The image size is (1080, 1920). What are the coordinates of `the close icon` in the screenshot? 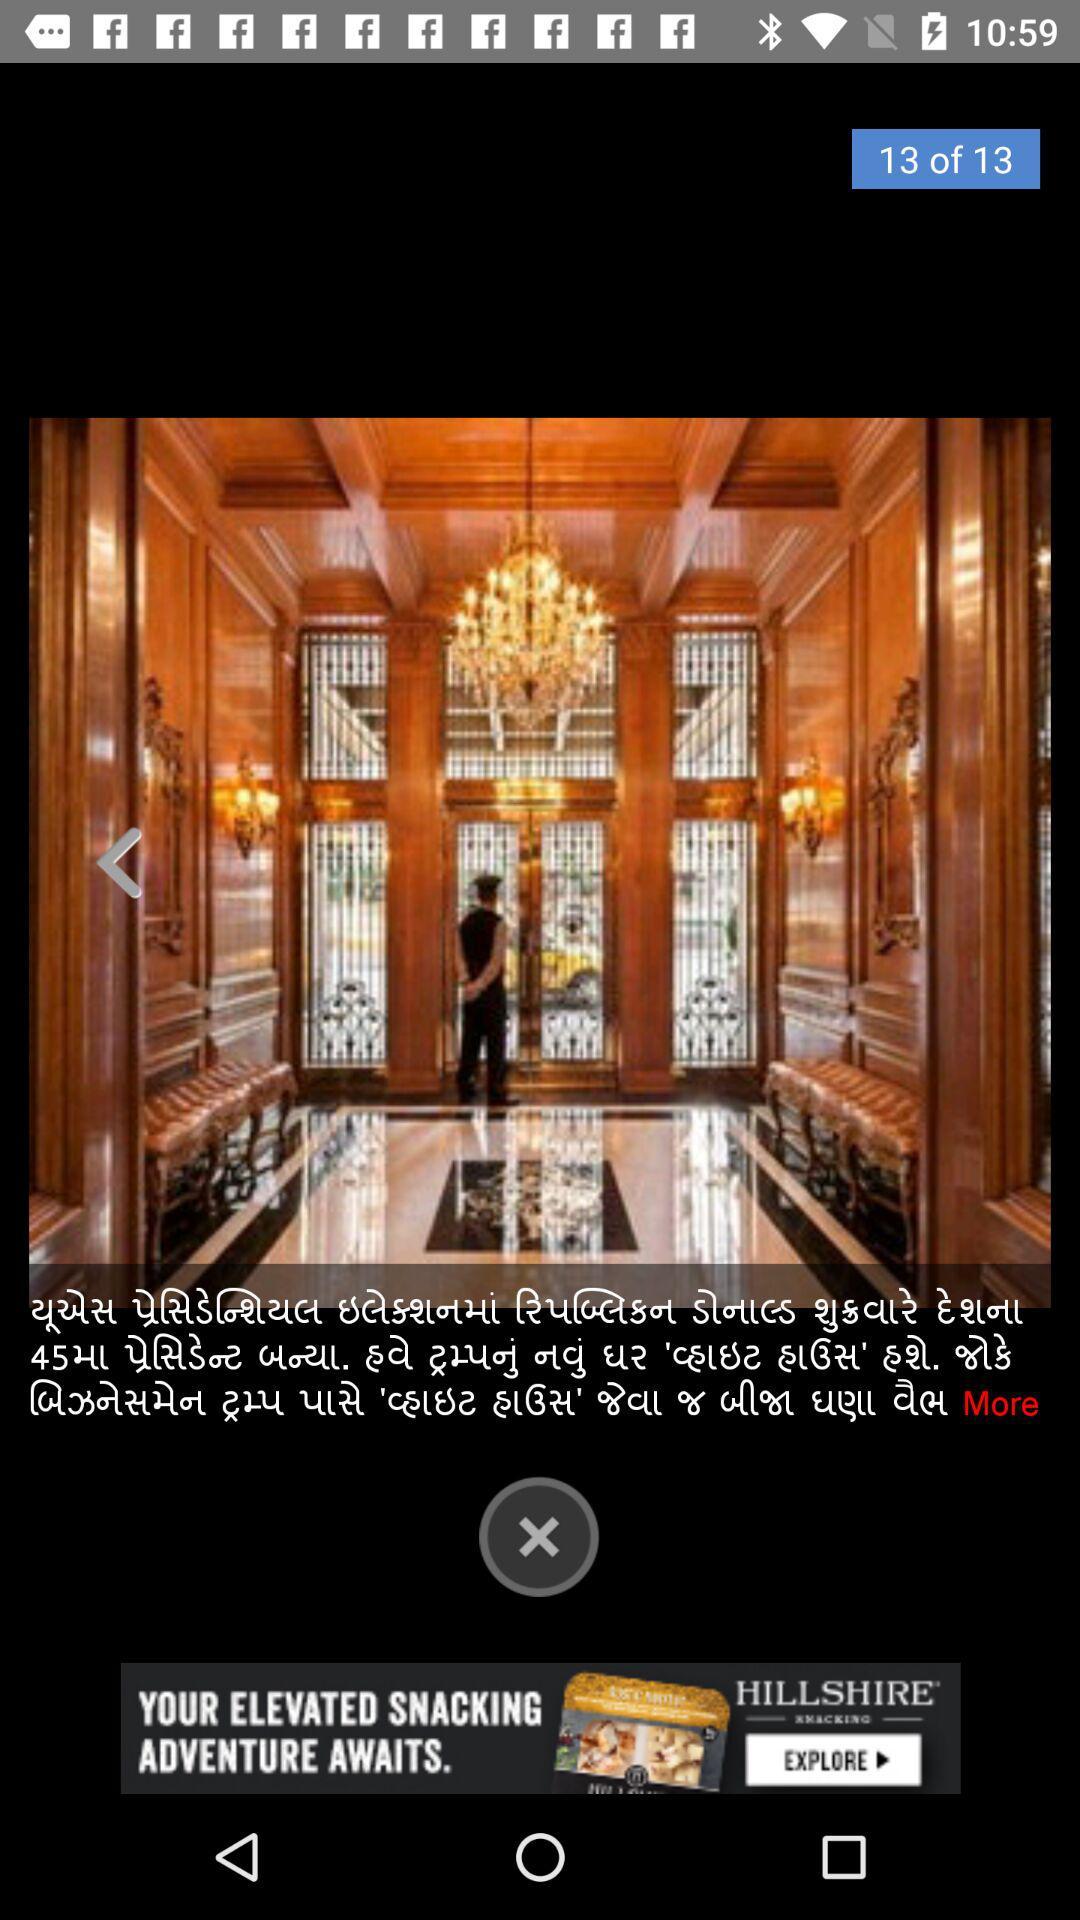 It's located at (538, 1535).